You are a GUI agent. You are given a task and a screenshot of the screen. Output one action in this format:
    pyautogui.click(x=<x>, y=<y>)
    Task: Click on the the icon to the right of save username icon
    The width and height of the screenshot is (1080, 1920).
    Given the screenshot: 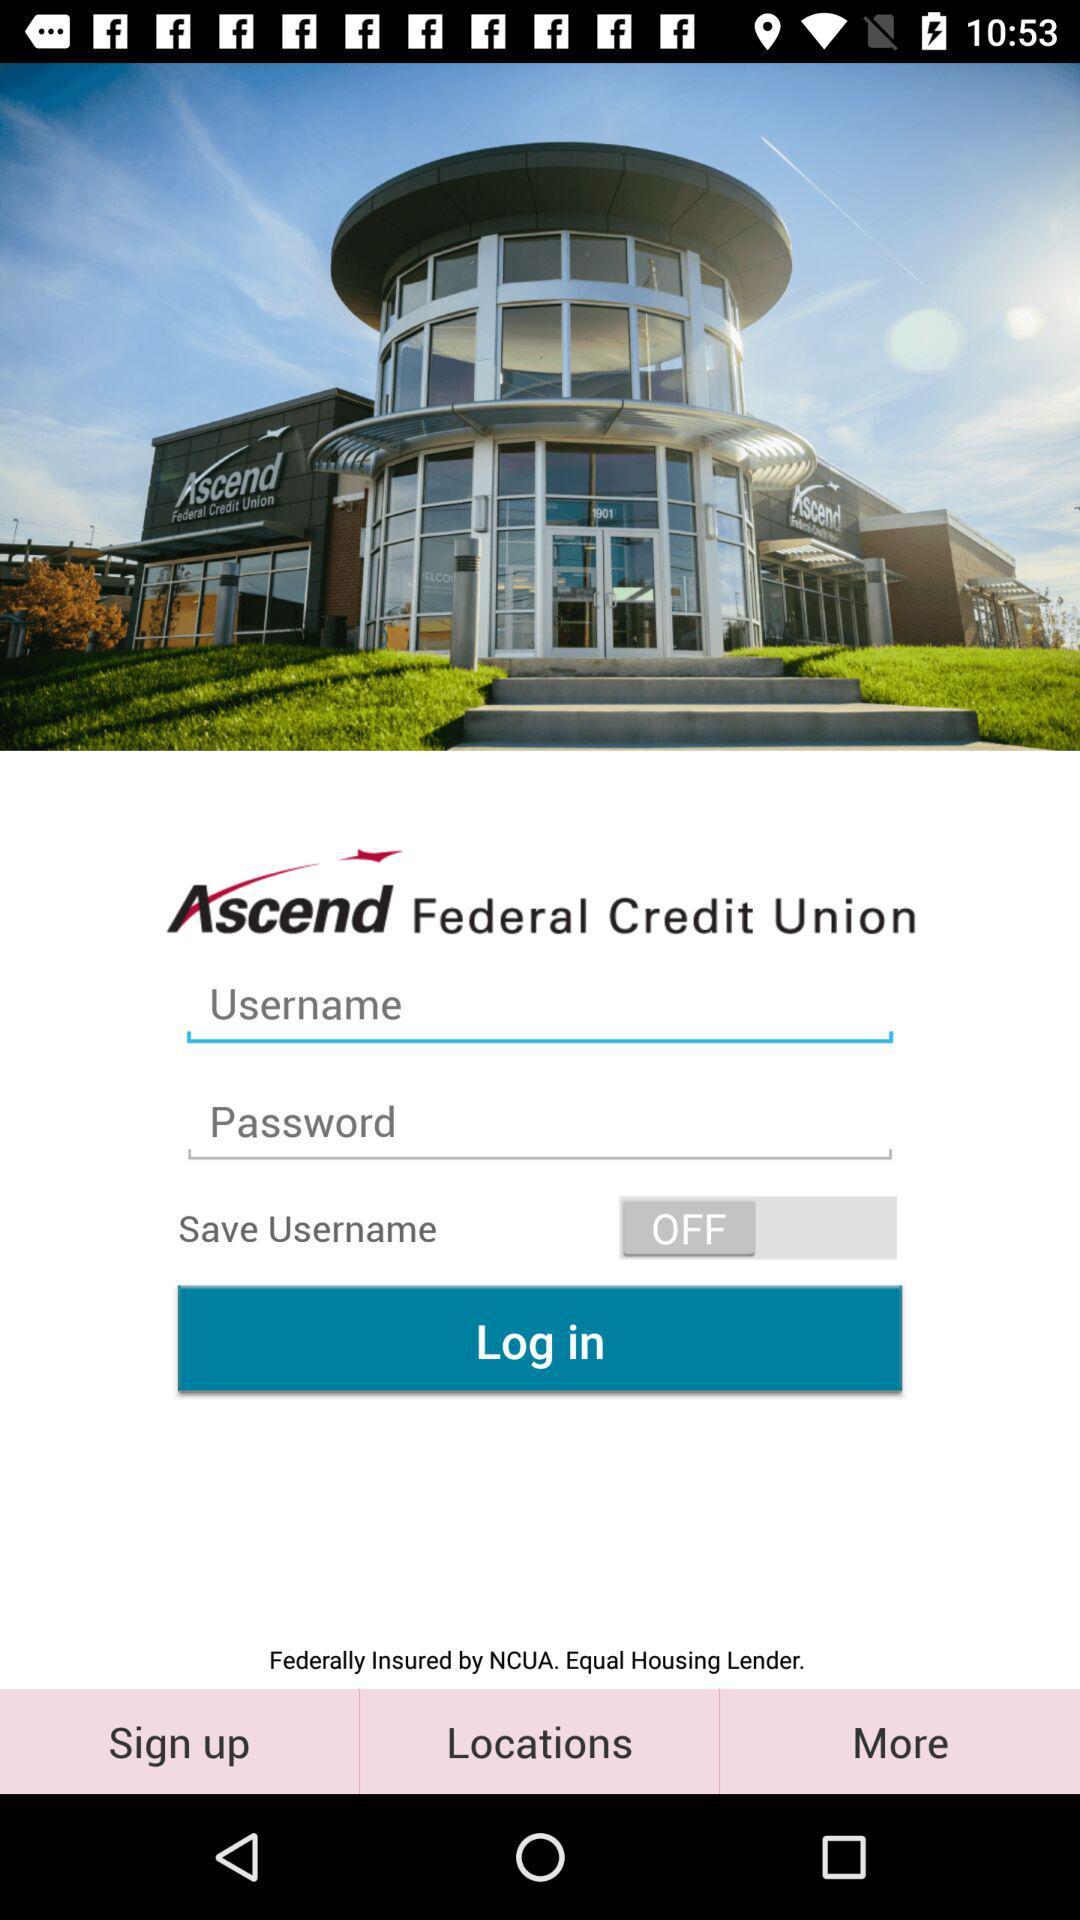 What is the action you would take?
    pyautogui.click(x=758, y=1226)
    